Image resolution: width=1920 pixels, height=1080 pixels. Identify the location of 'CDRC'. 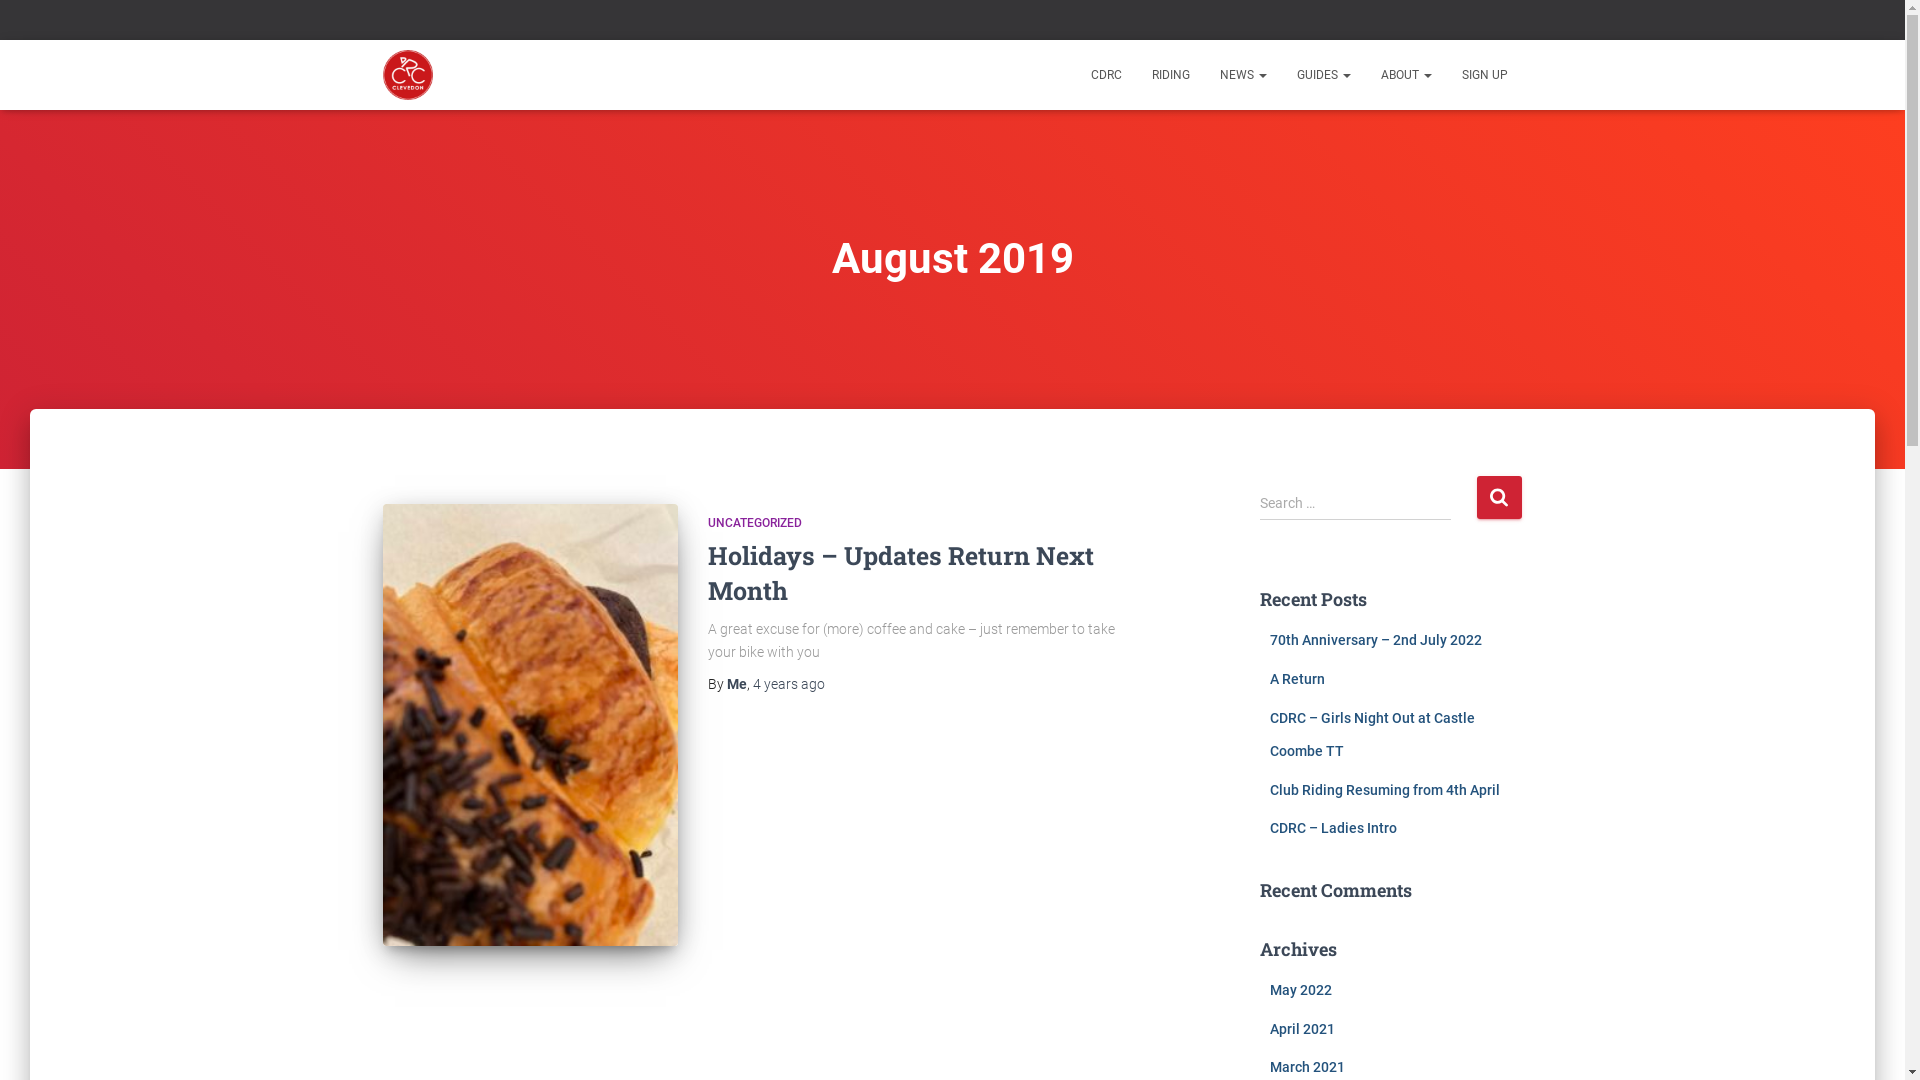
(1074, 73).